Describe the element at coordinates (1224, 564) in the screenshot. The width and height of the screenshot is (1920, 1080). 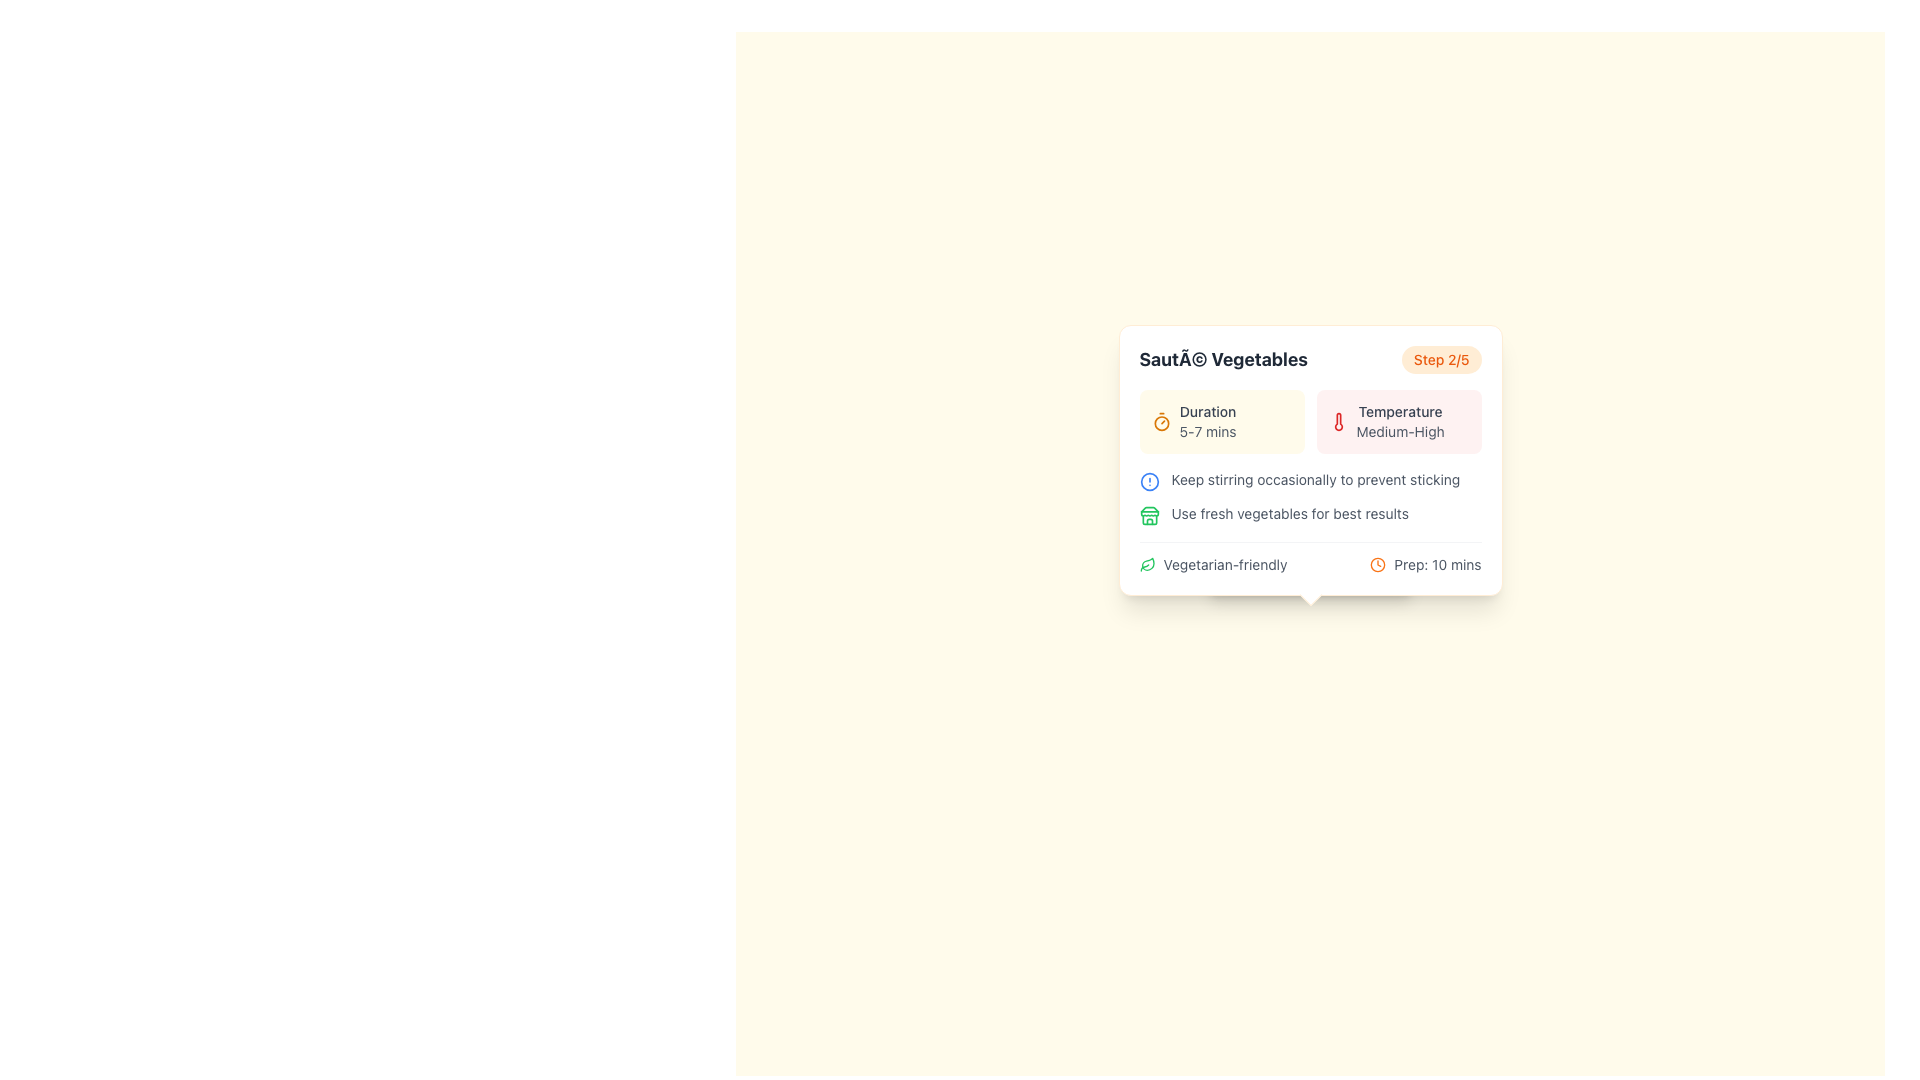
I see `text label indicating vegetarian-friendly options located at the bottom left section of the pop-up card, positioned to the right of a green leaf icon` at that location.